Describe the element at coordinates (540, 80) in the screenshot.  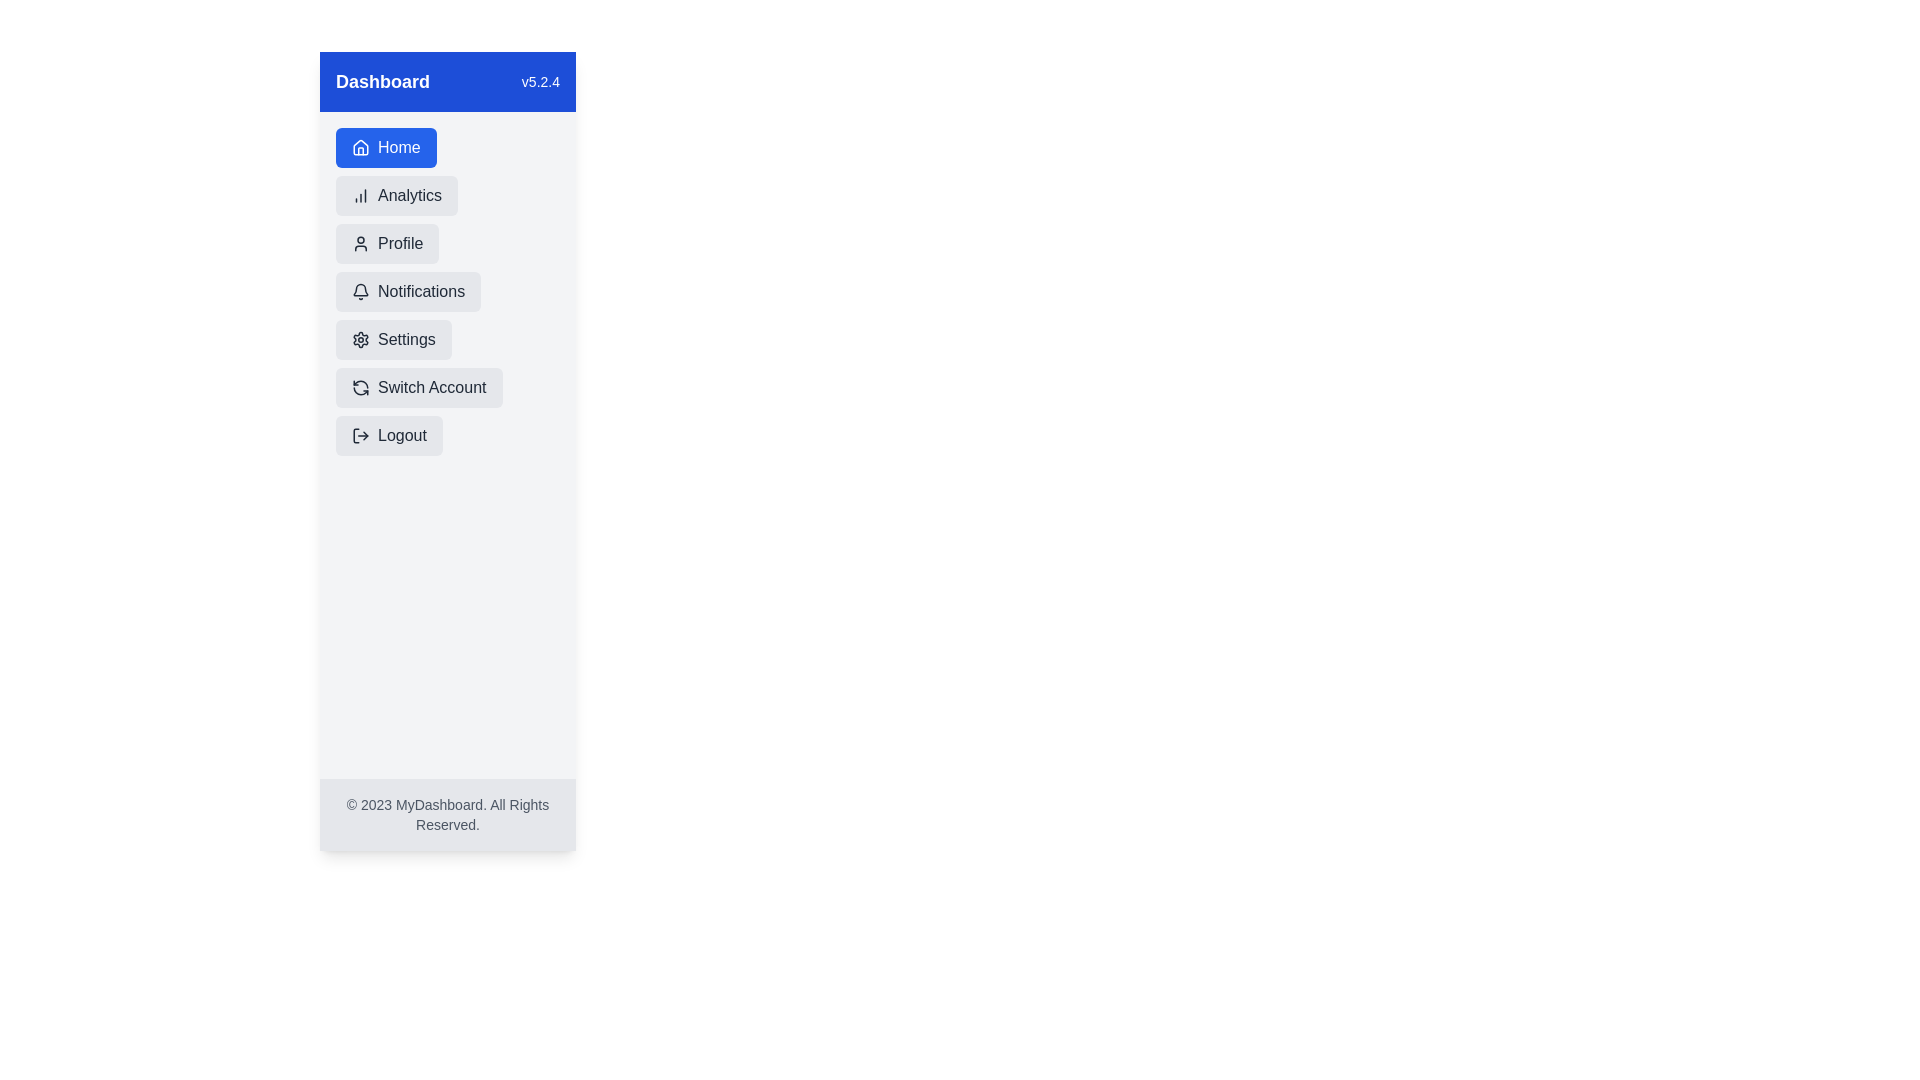
I see `the static text label displaying 'v5.2.4' which is positioned on the far right side of the blue header bar, following the 'Dashboard' label` at that location.